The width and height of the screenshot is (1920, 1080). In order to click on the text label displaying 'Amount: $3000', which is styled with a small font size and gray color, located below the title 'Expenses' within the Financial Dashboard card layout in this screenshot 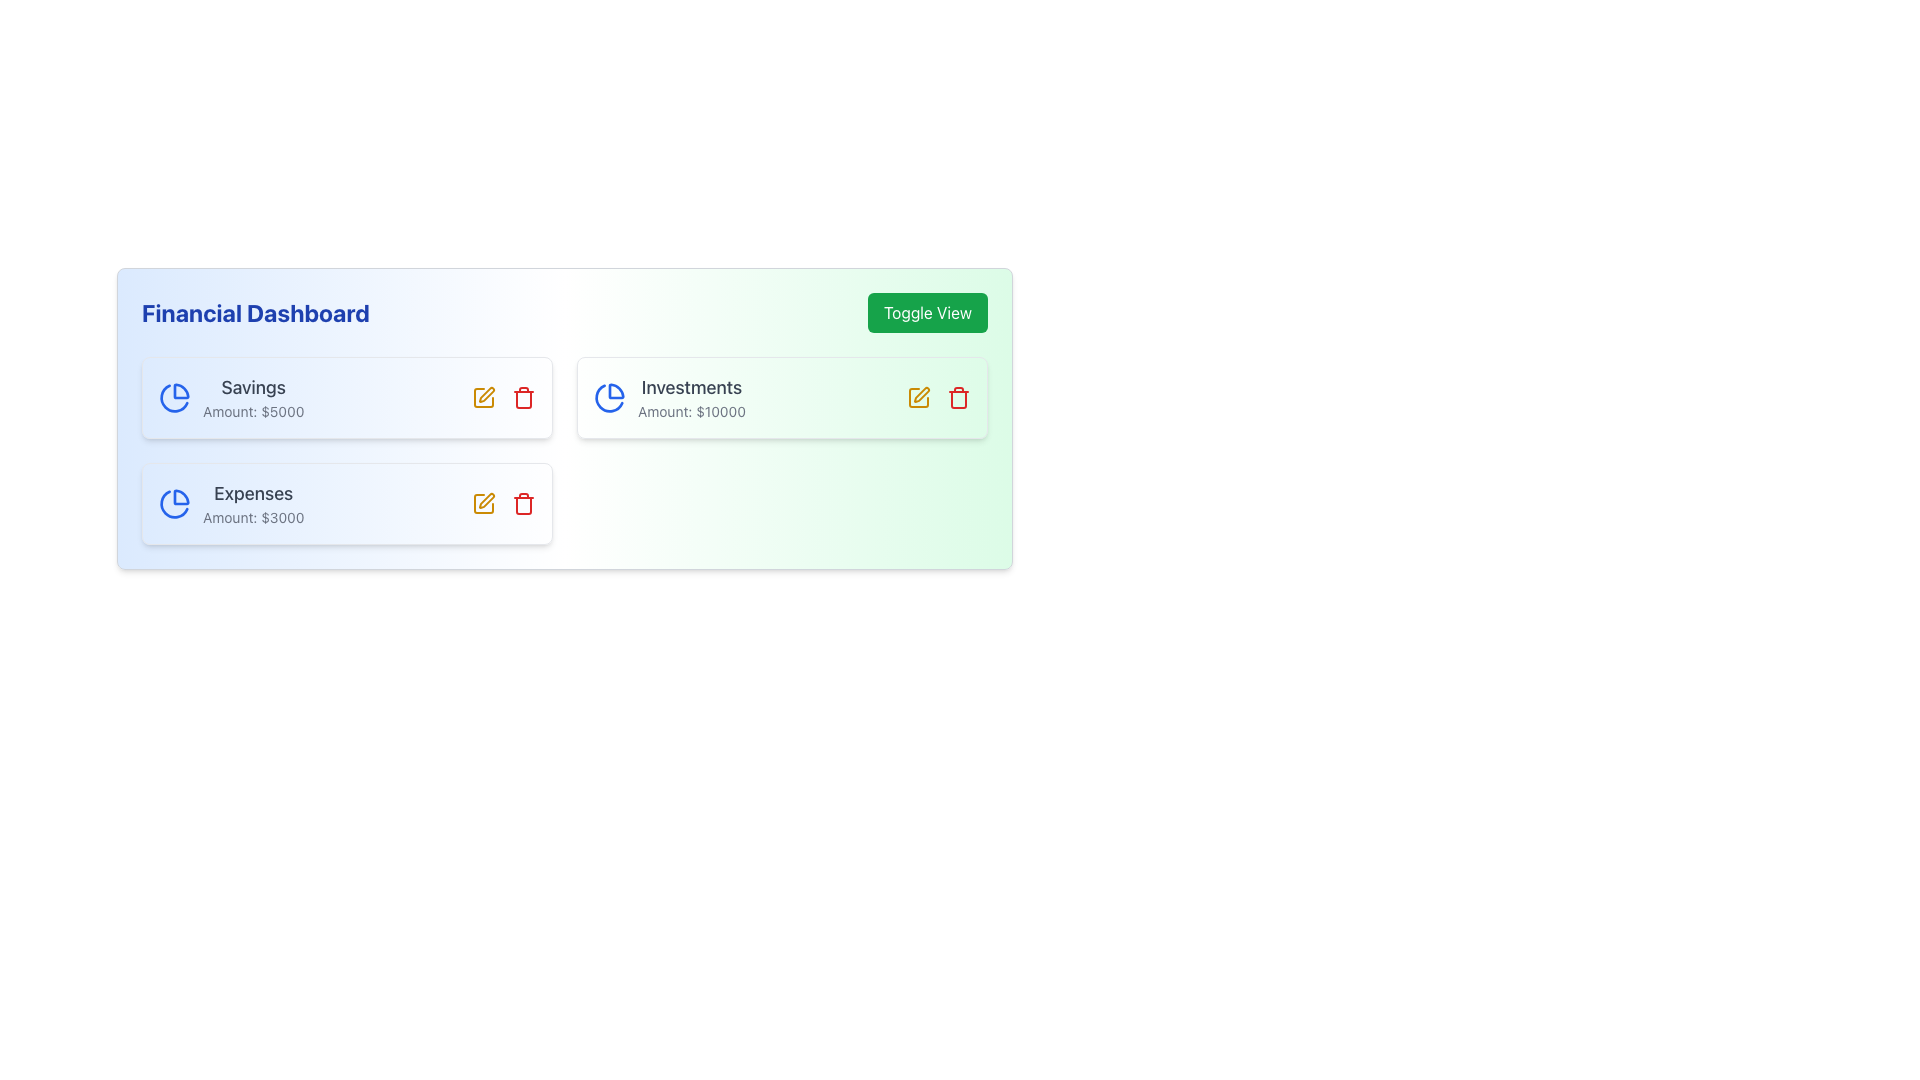, I will do `click(252, 516)`.